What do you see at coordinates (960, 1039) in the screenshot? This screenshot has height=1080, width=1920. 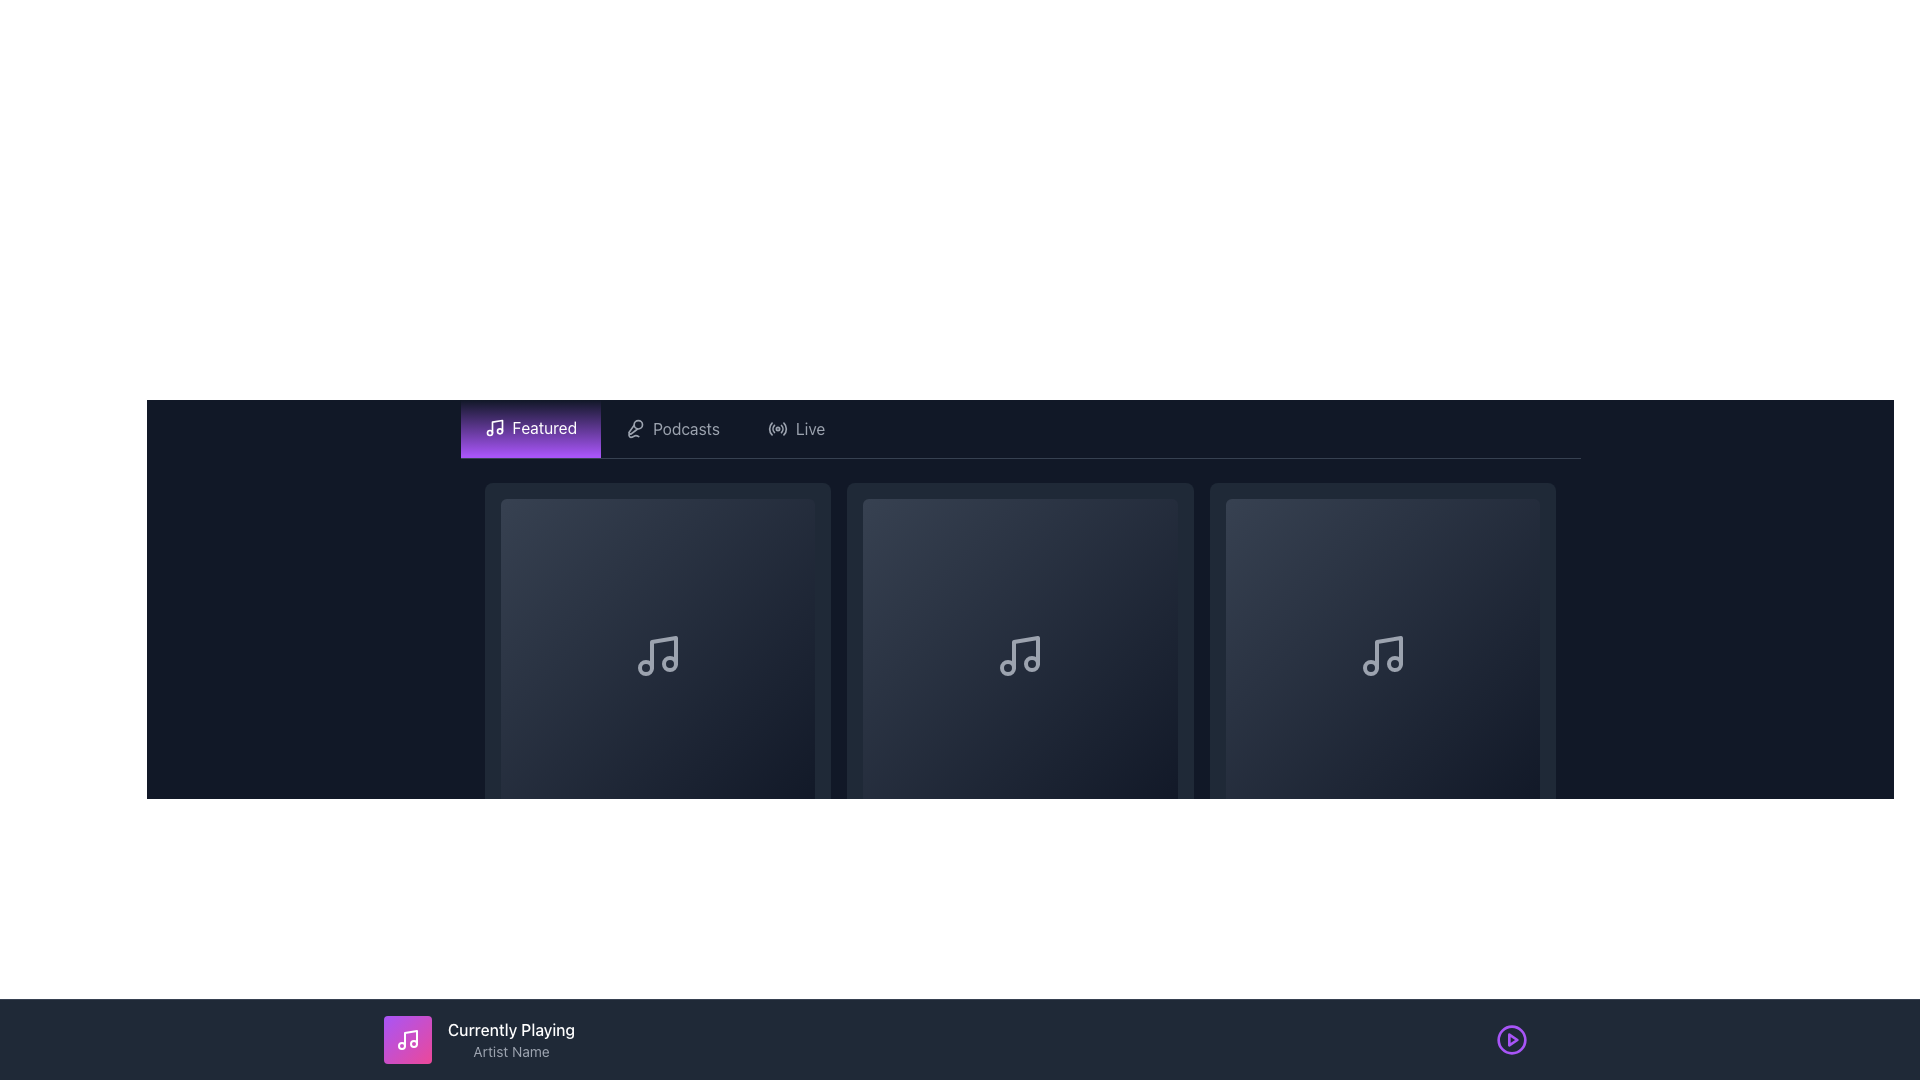 I see `the music player display bar located at the bottom of the interface` at bounding box center [960, 1039].